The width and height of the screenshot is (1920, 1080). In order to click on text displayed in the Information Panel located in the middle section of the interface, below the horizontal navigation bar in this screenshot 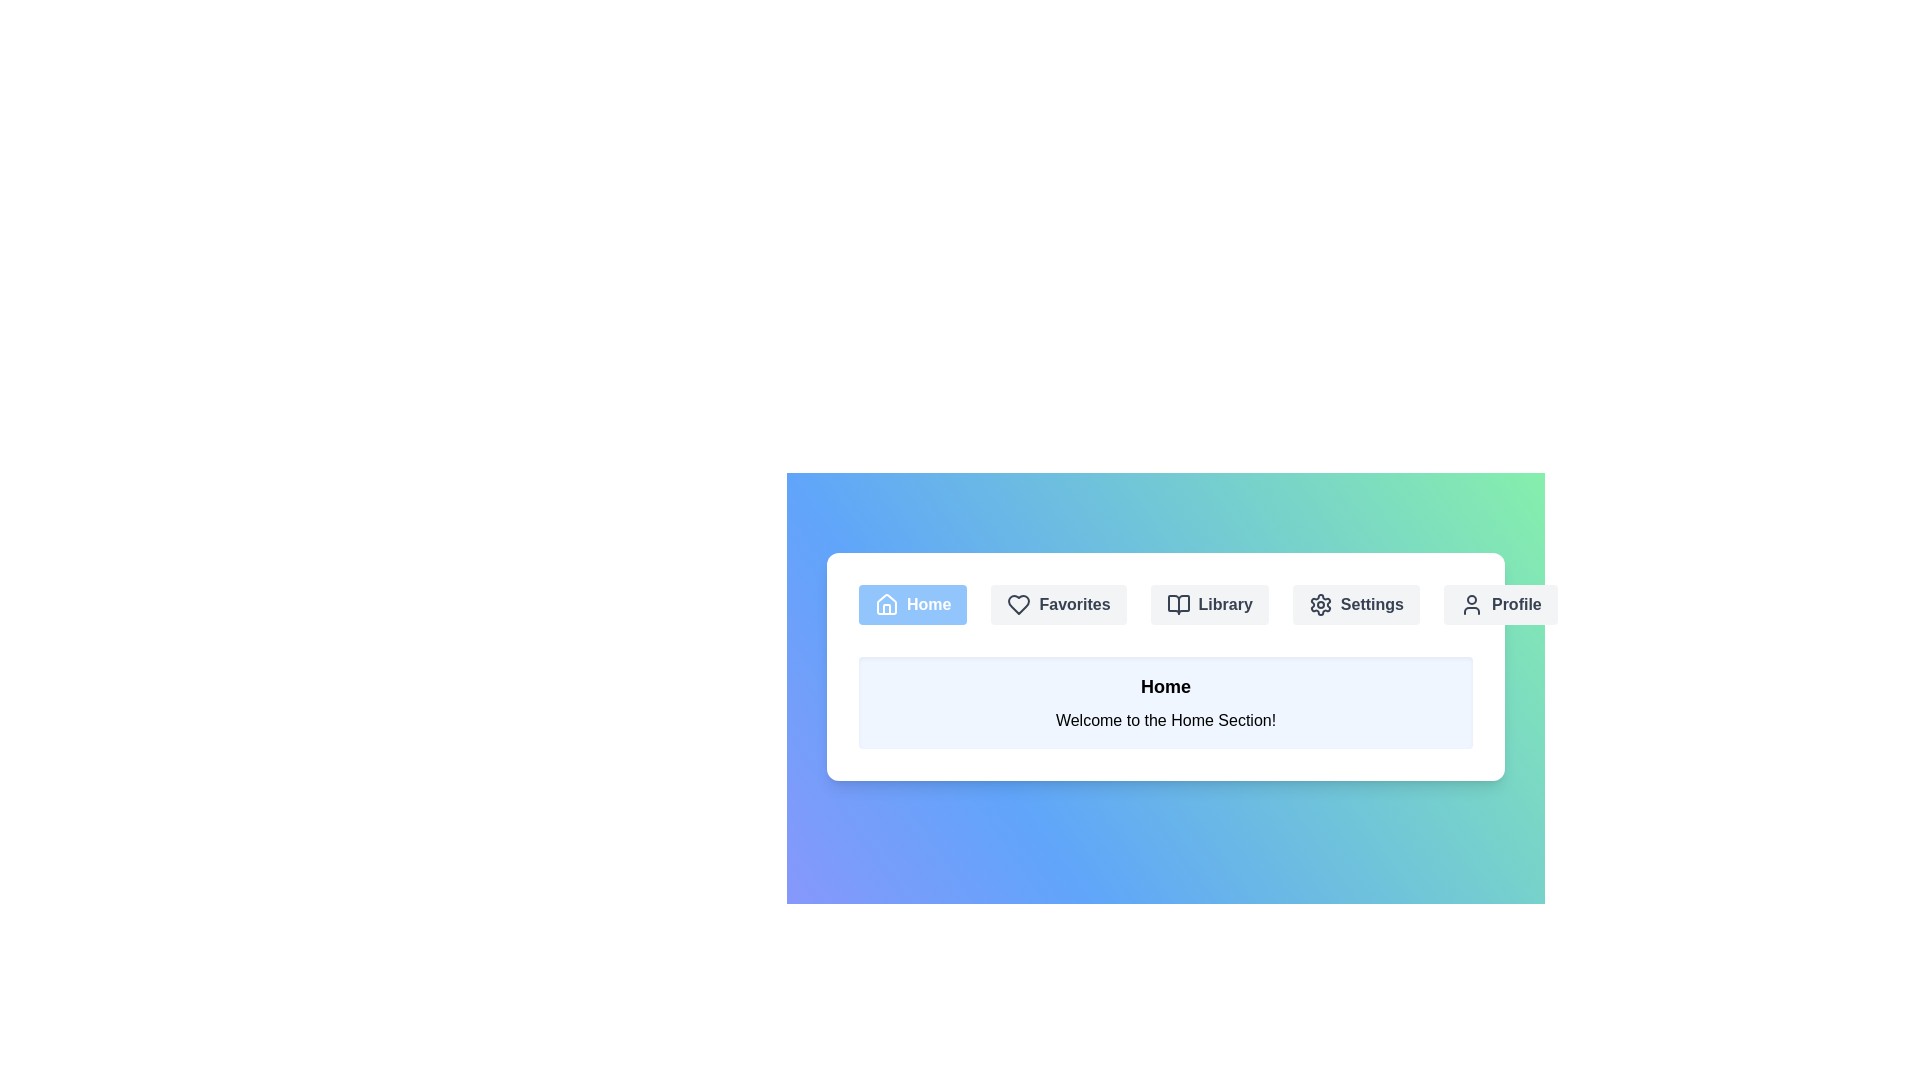, I will do `click(1166, 701)`.